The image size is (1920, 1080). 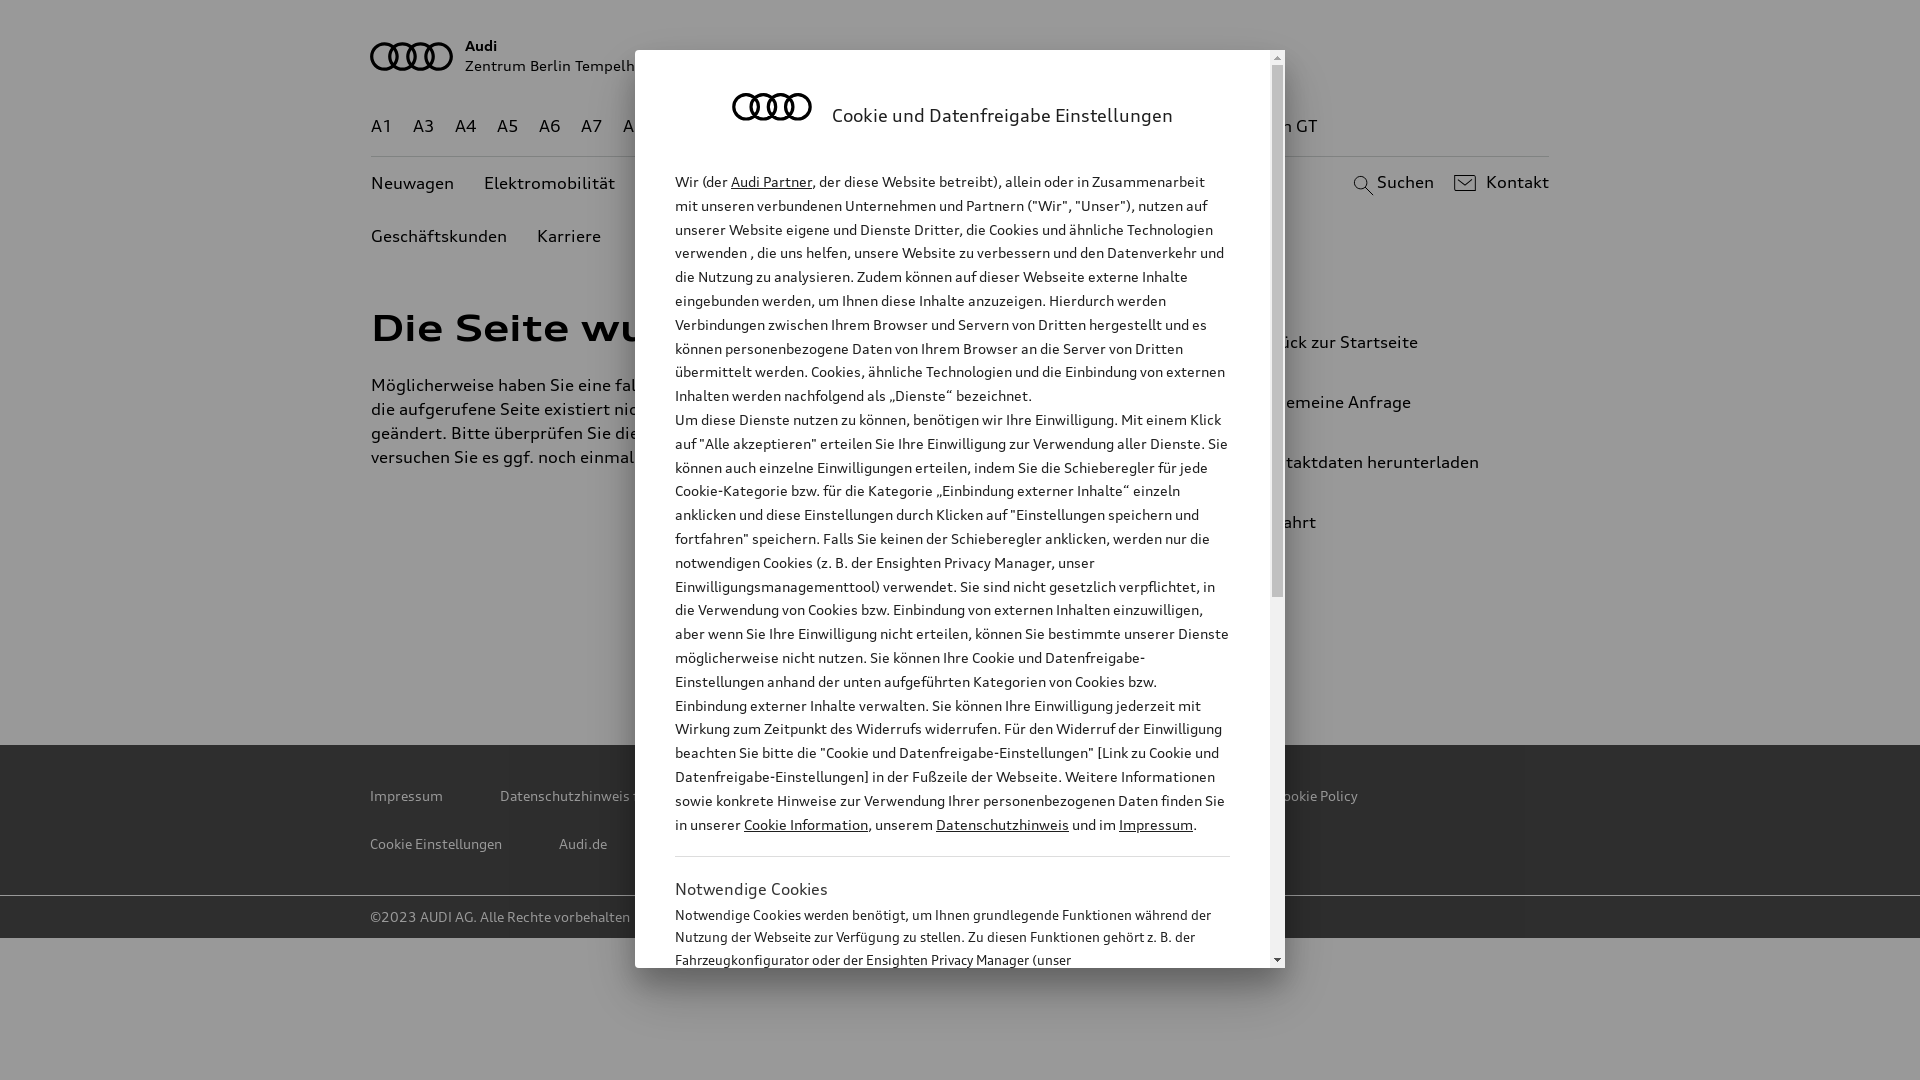 What do you see at coordinates (464, 126) in the screenshot?
I see `'A4'` at bounding box center [464, 126].